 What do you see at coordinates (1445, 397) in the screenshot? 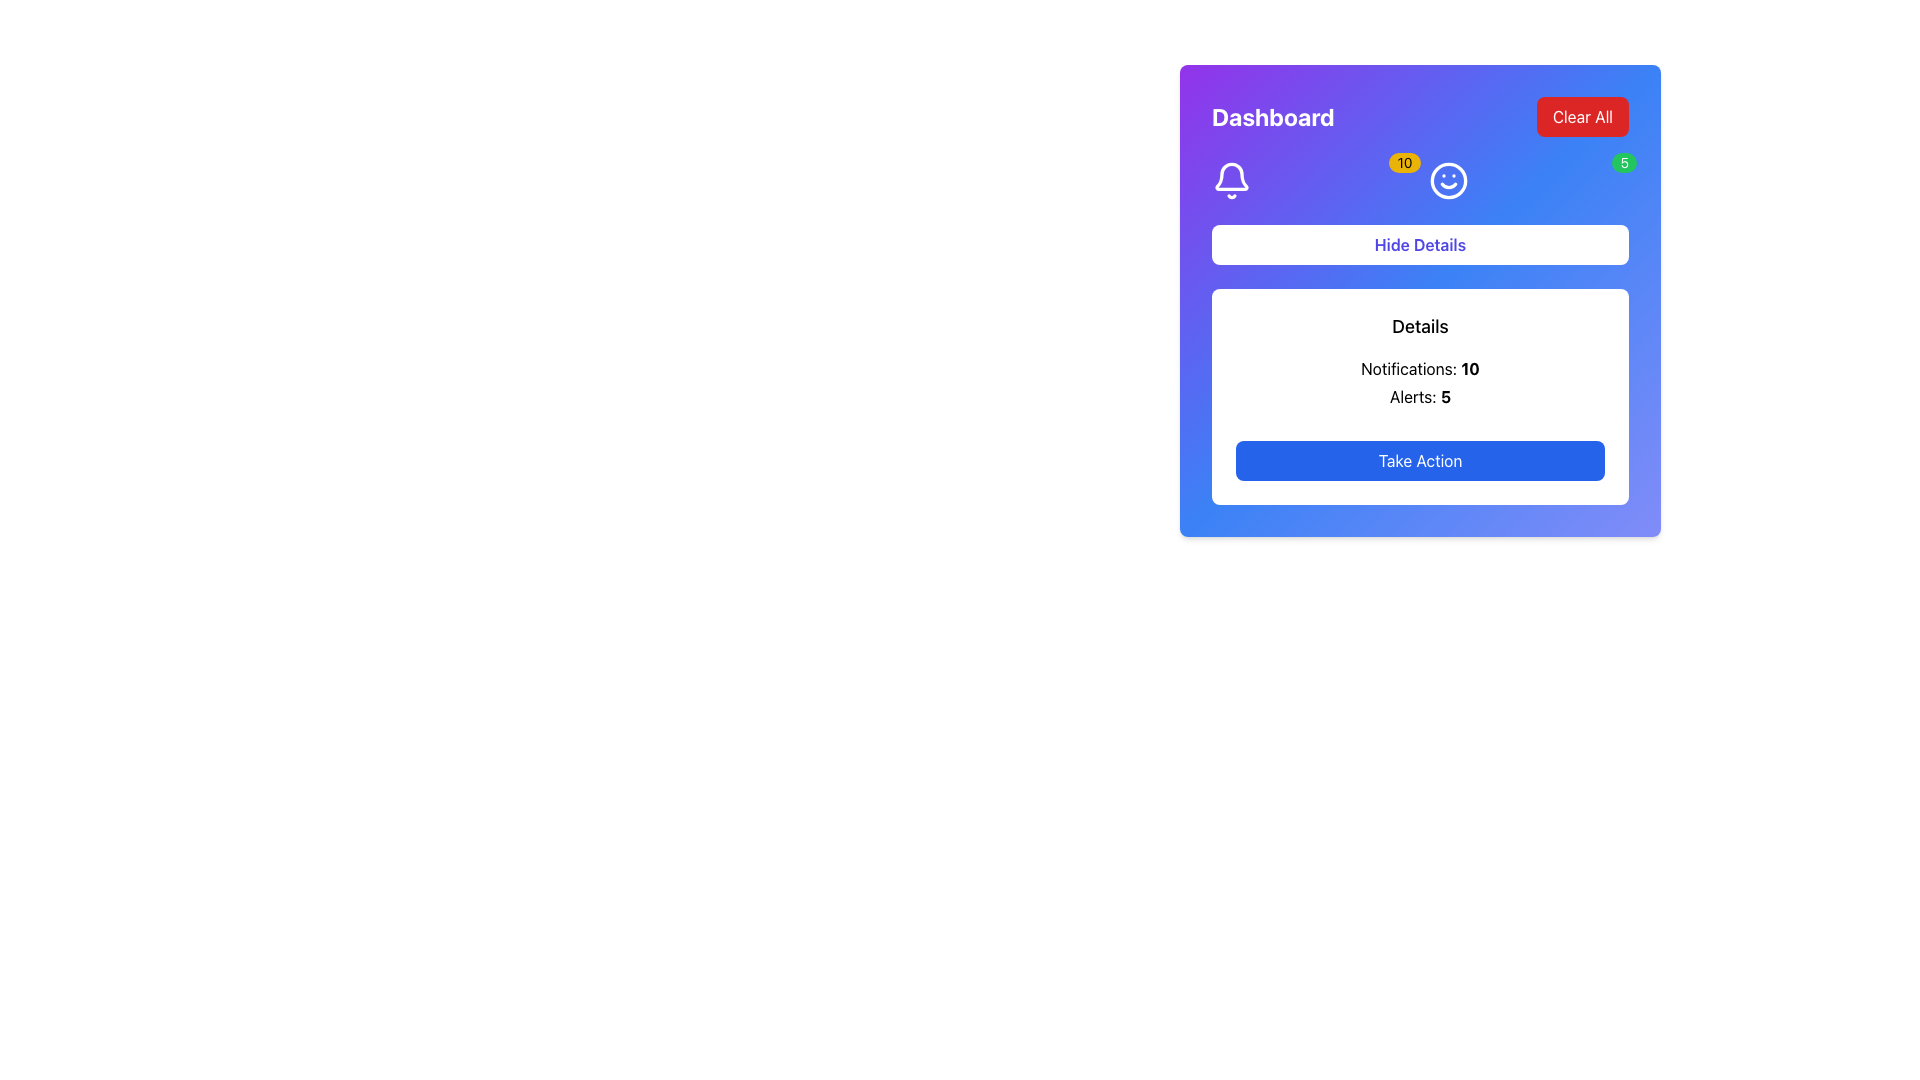
I see `the static text element displaying the alert count '5' located to the right of the label 'Alerts:' in the 'Details' section of the interface` at bounding box center [1445, 397].